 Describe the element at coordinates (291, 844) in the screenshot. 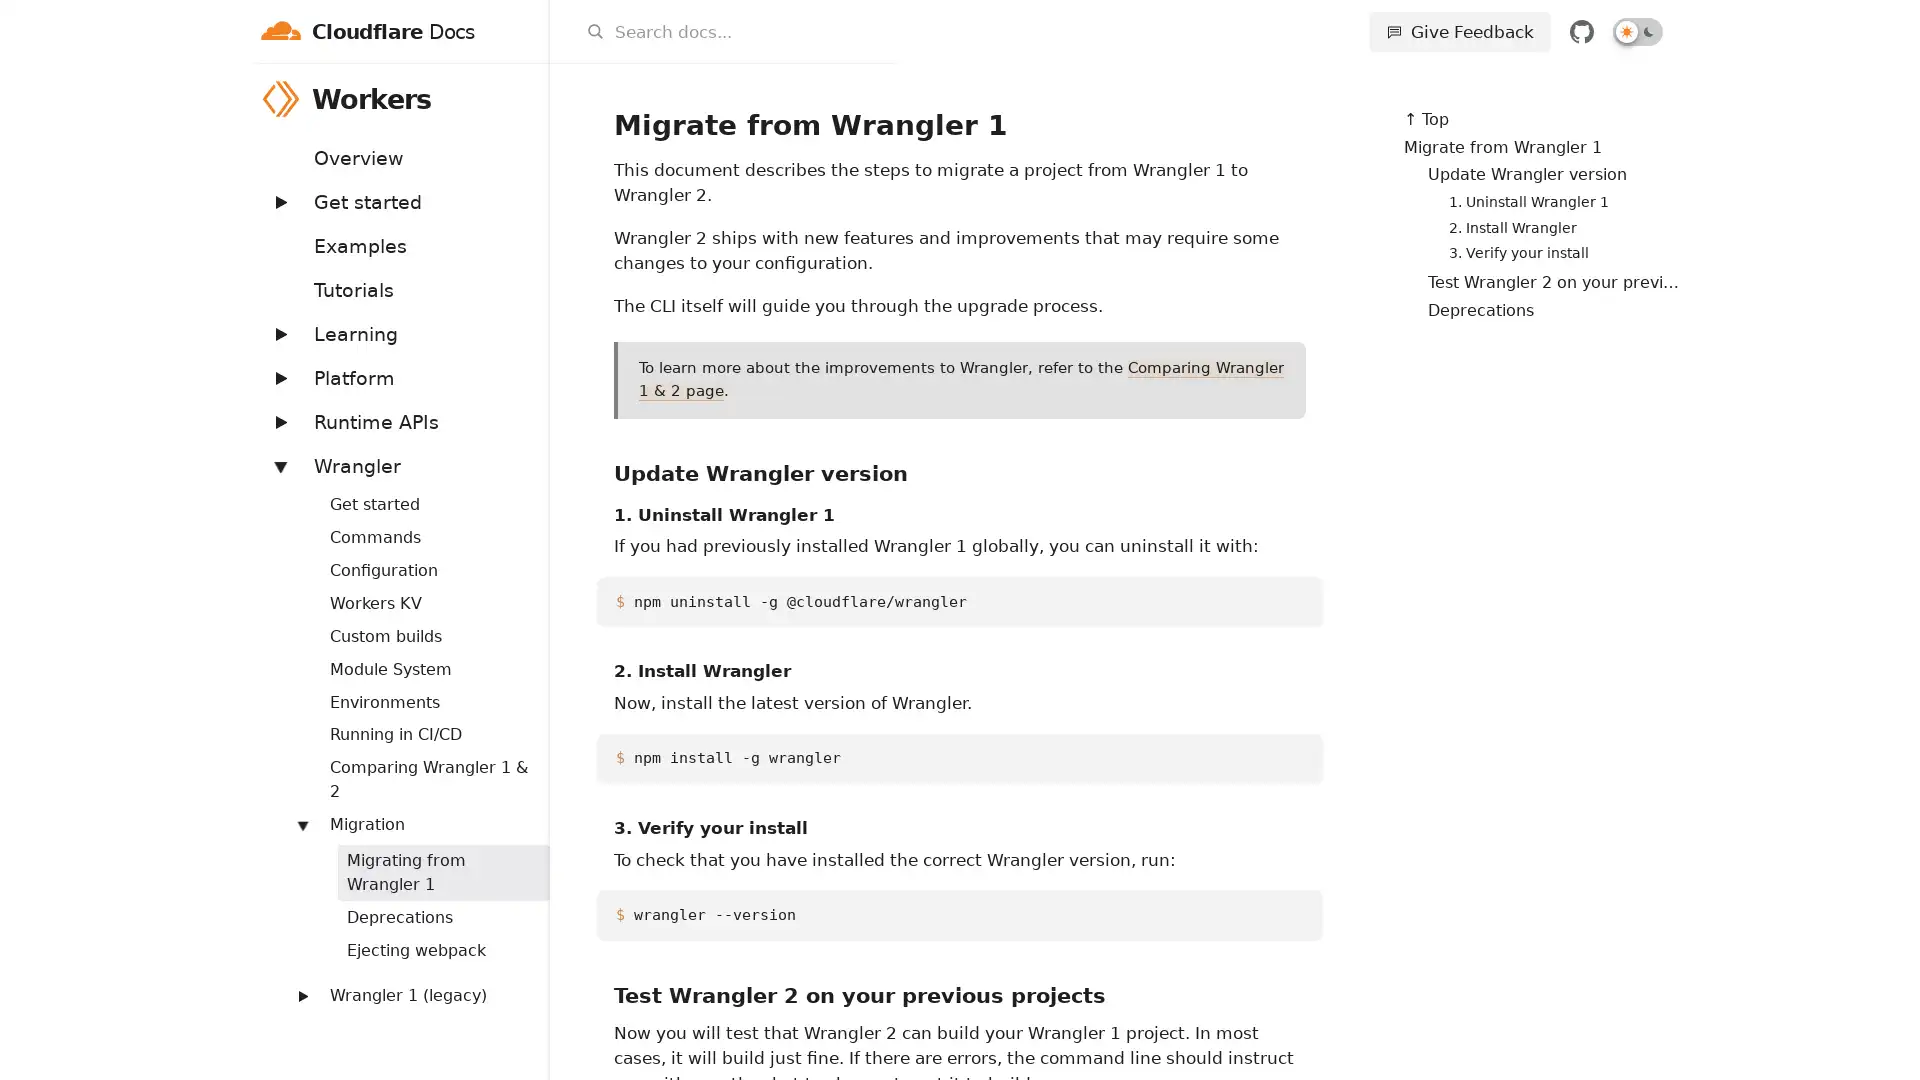

I see `Expand: Routing` at that location.